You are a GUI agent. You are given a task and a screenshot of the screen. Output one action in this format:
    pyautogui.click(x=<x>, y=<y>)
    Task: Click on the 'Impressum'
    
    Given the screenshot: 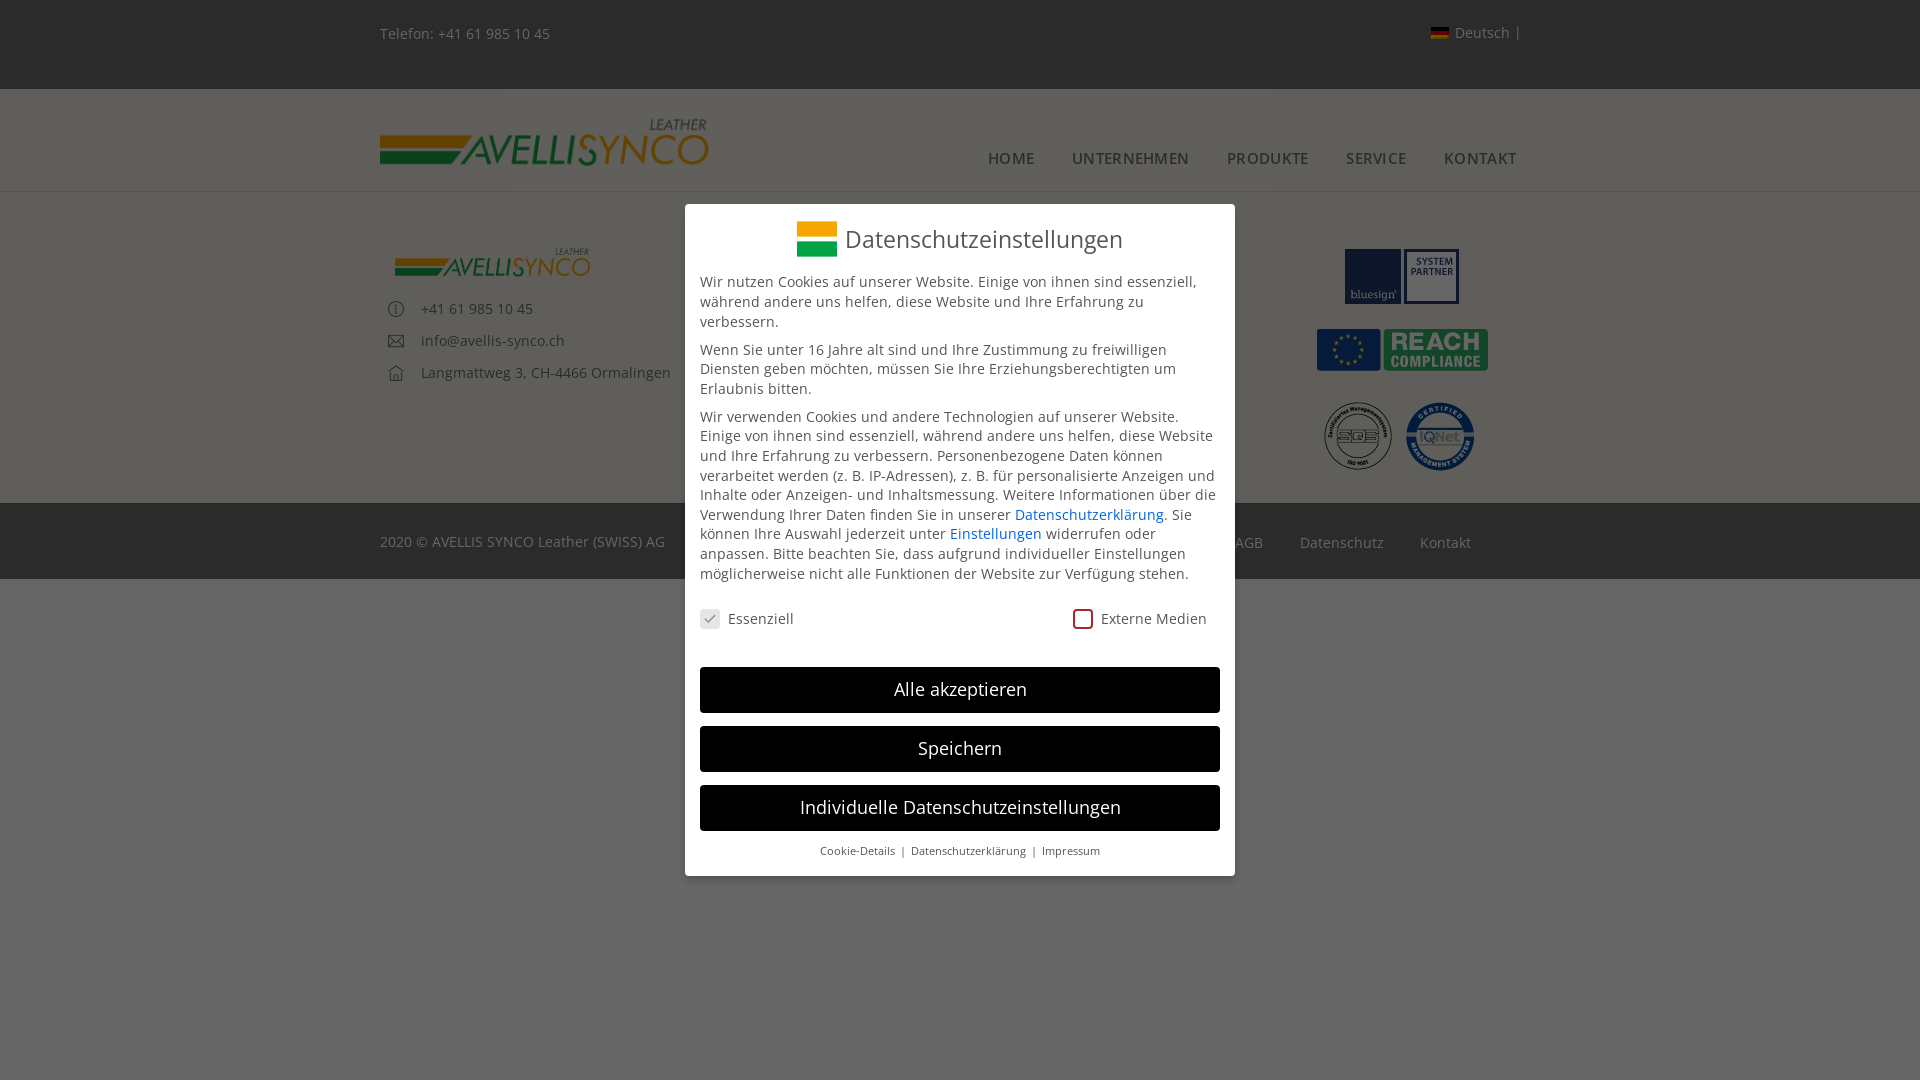 What is the action you would take?
    pyautogui.click(x=1068, y=851)
    